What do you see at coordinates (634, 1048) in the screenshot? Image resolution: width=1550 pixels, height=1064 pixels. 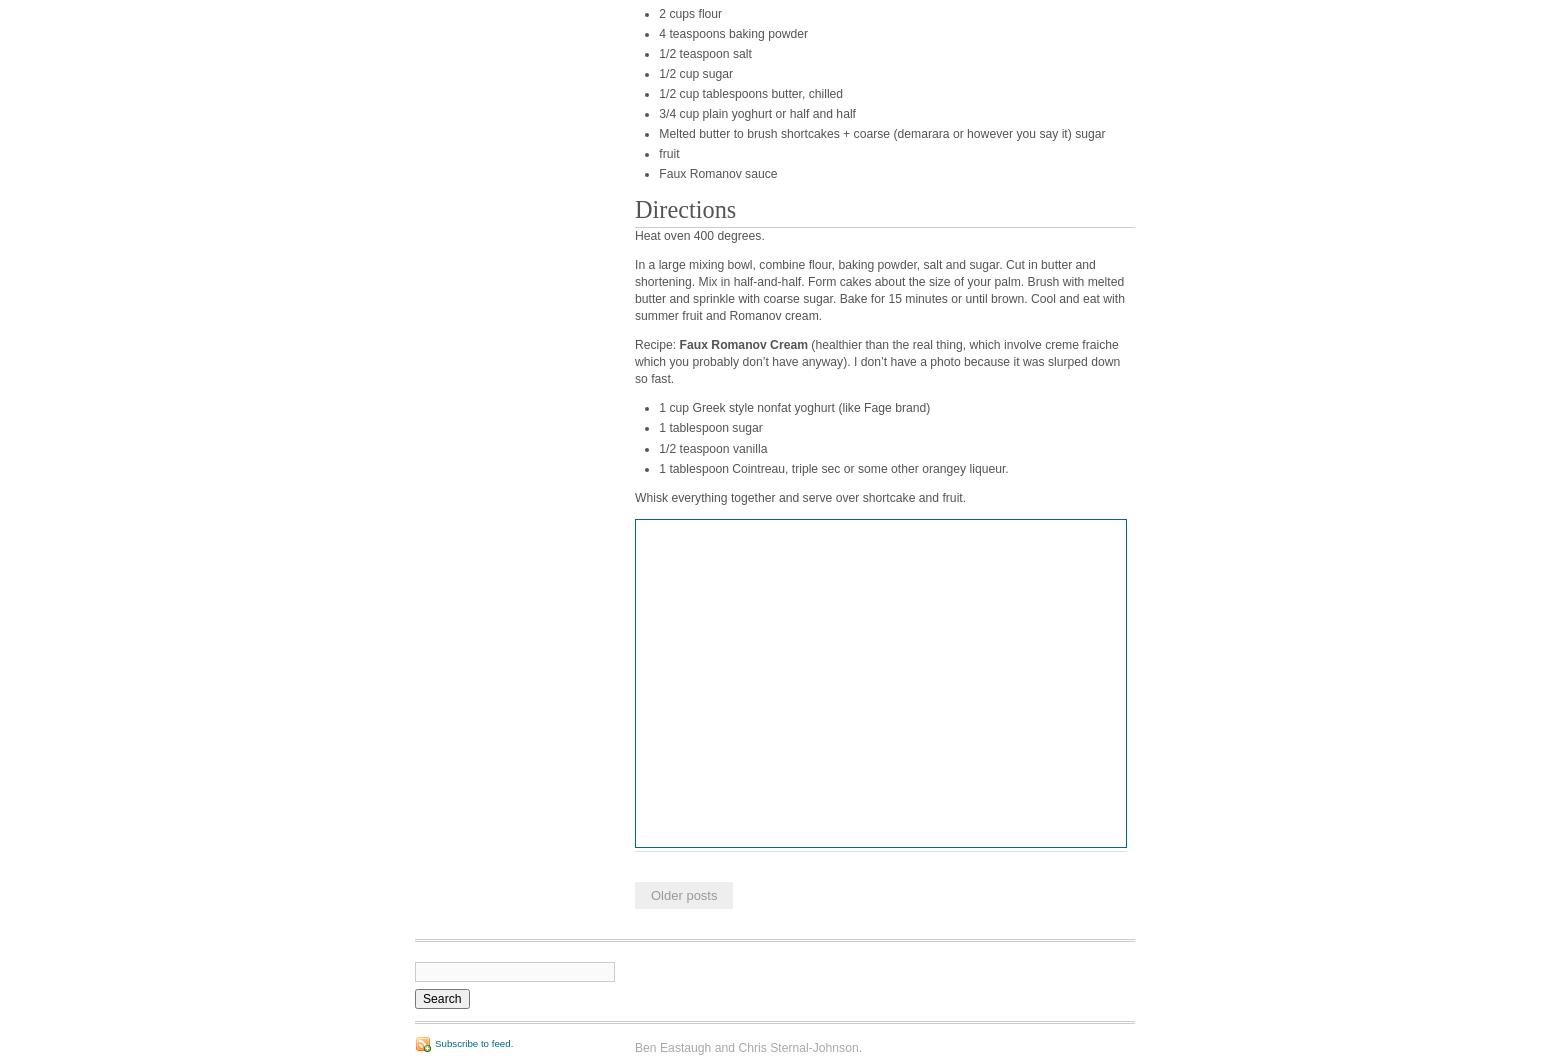 I see `'Ben Eastaugh and Chris Sternal-Johnson.'` at bounding box center [634, 1048].